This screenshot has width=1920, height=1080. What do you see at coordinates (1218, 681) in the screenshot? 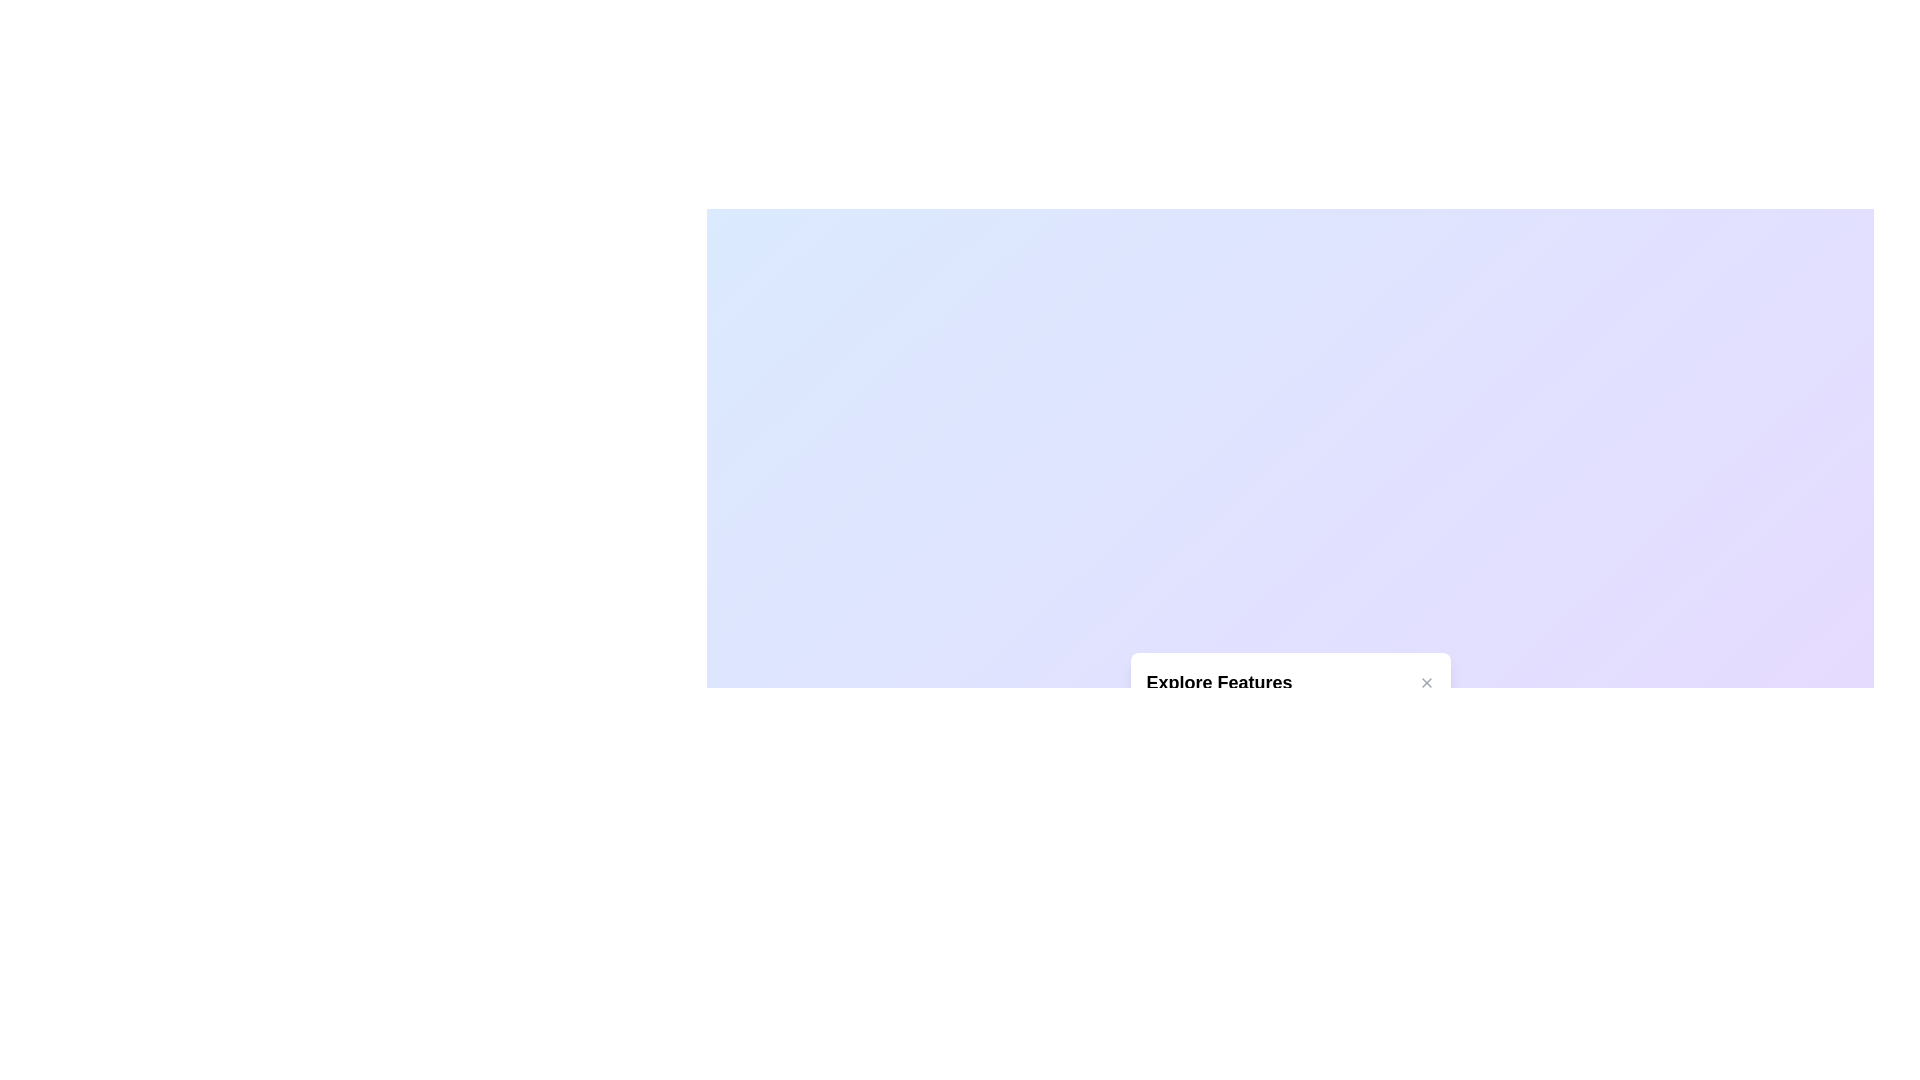
I see `the bold, black text label reading 'Explore Features' that is prominently displayed in a light-colored section` at bounding box center [1218, 681].